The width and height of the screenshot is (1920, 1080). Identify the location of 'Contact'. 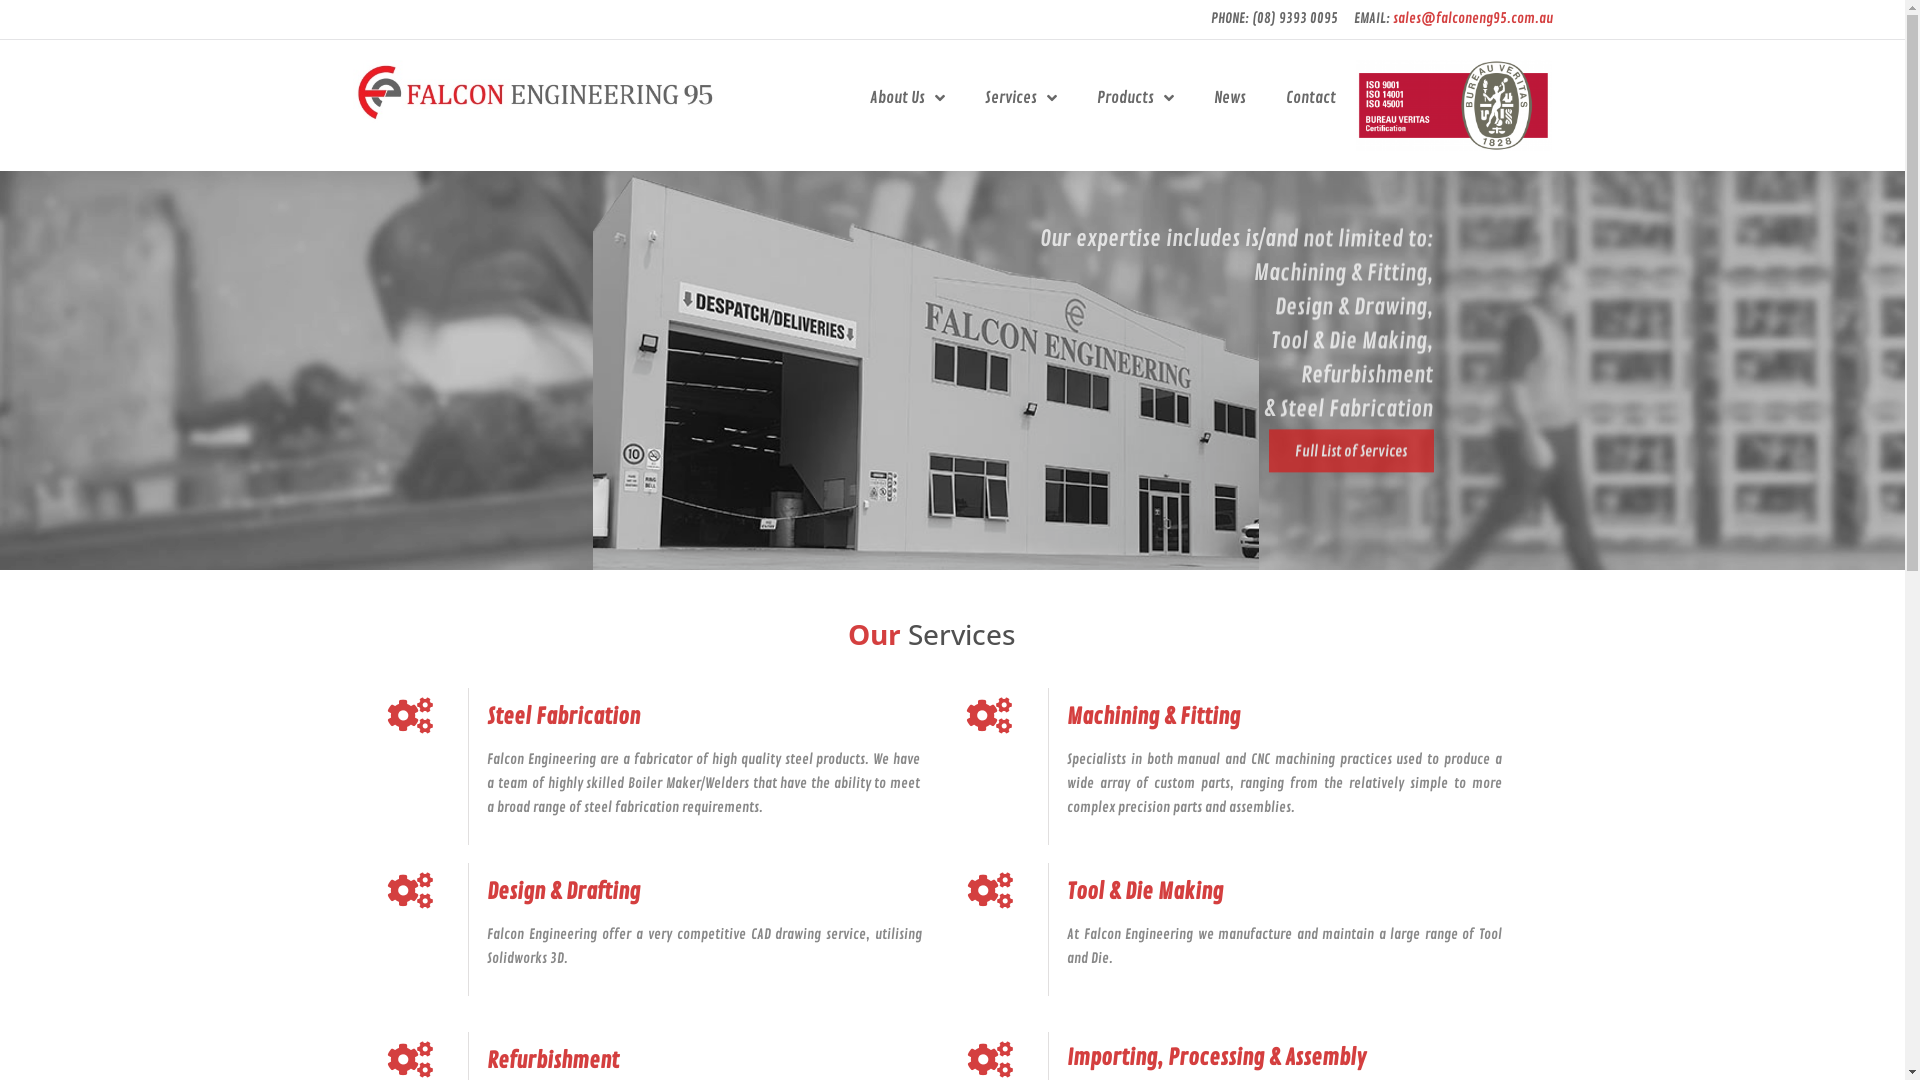
(1310, 97).